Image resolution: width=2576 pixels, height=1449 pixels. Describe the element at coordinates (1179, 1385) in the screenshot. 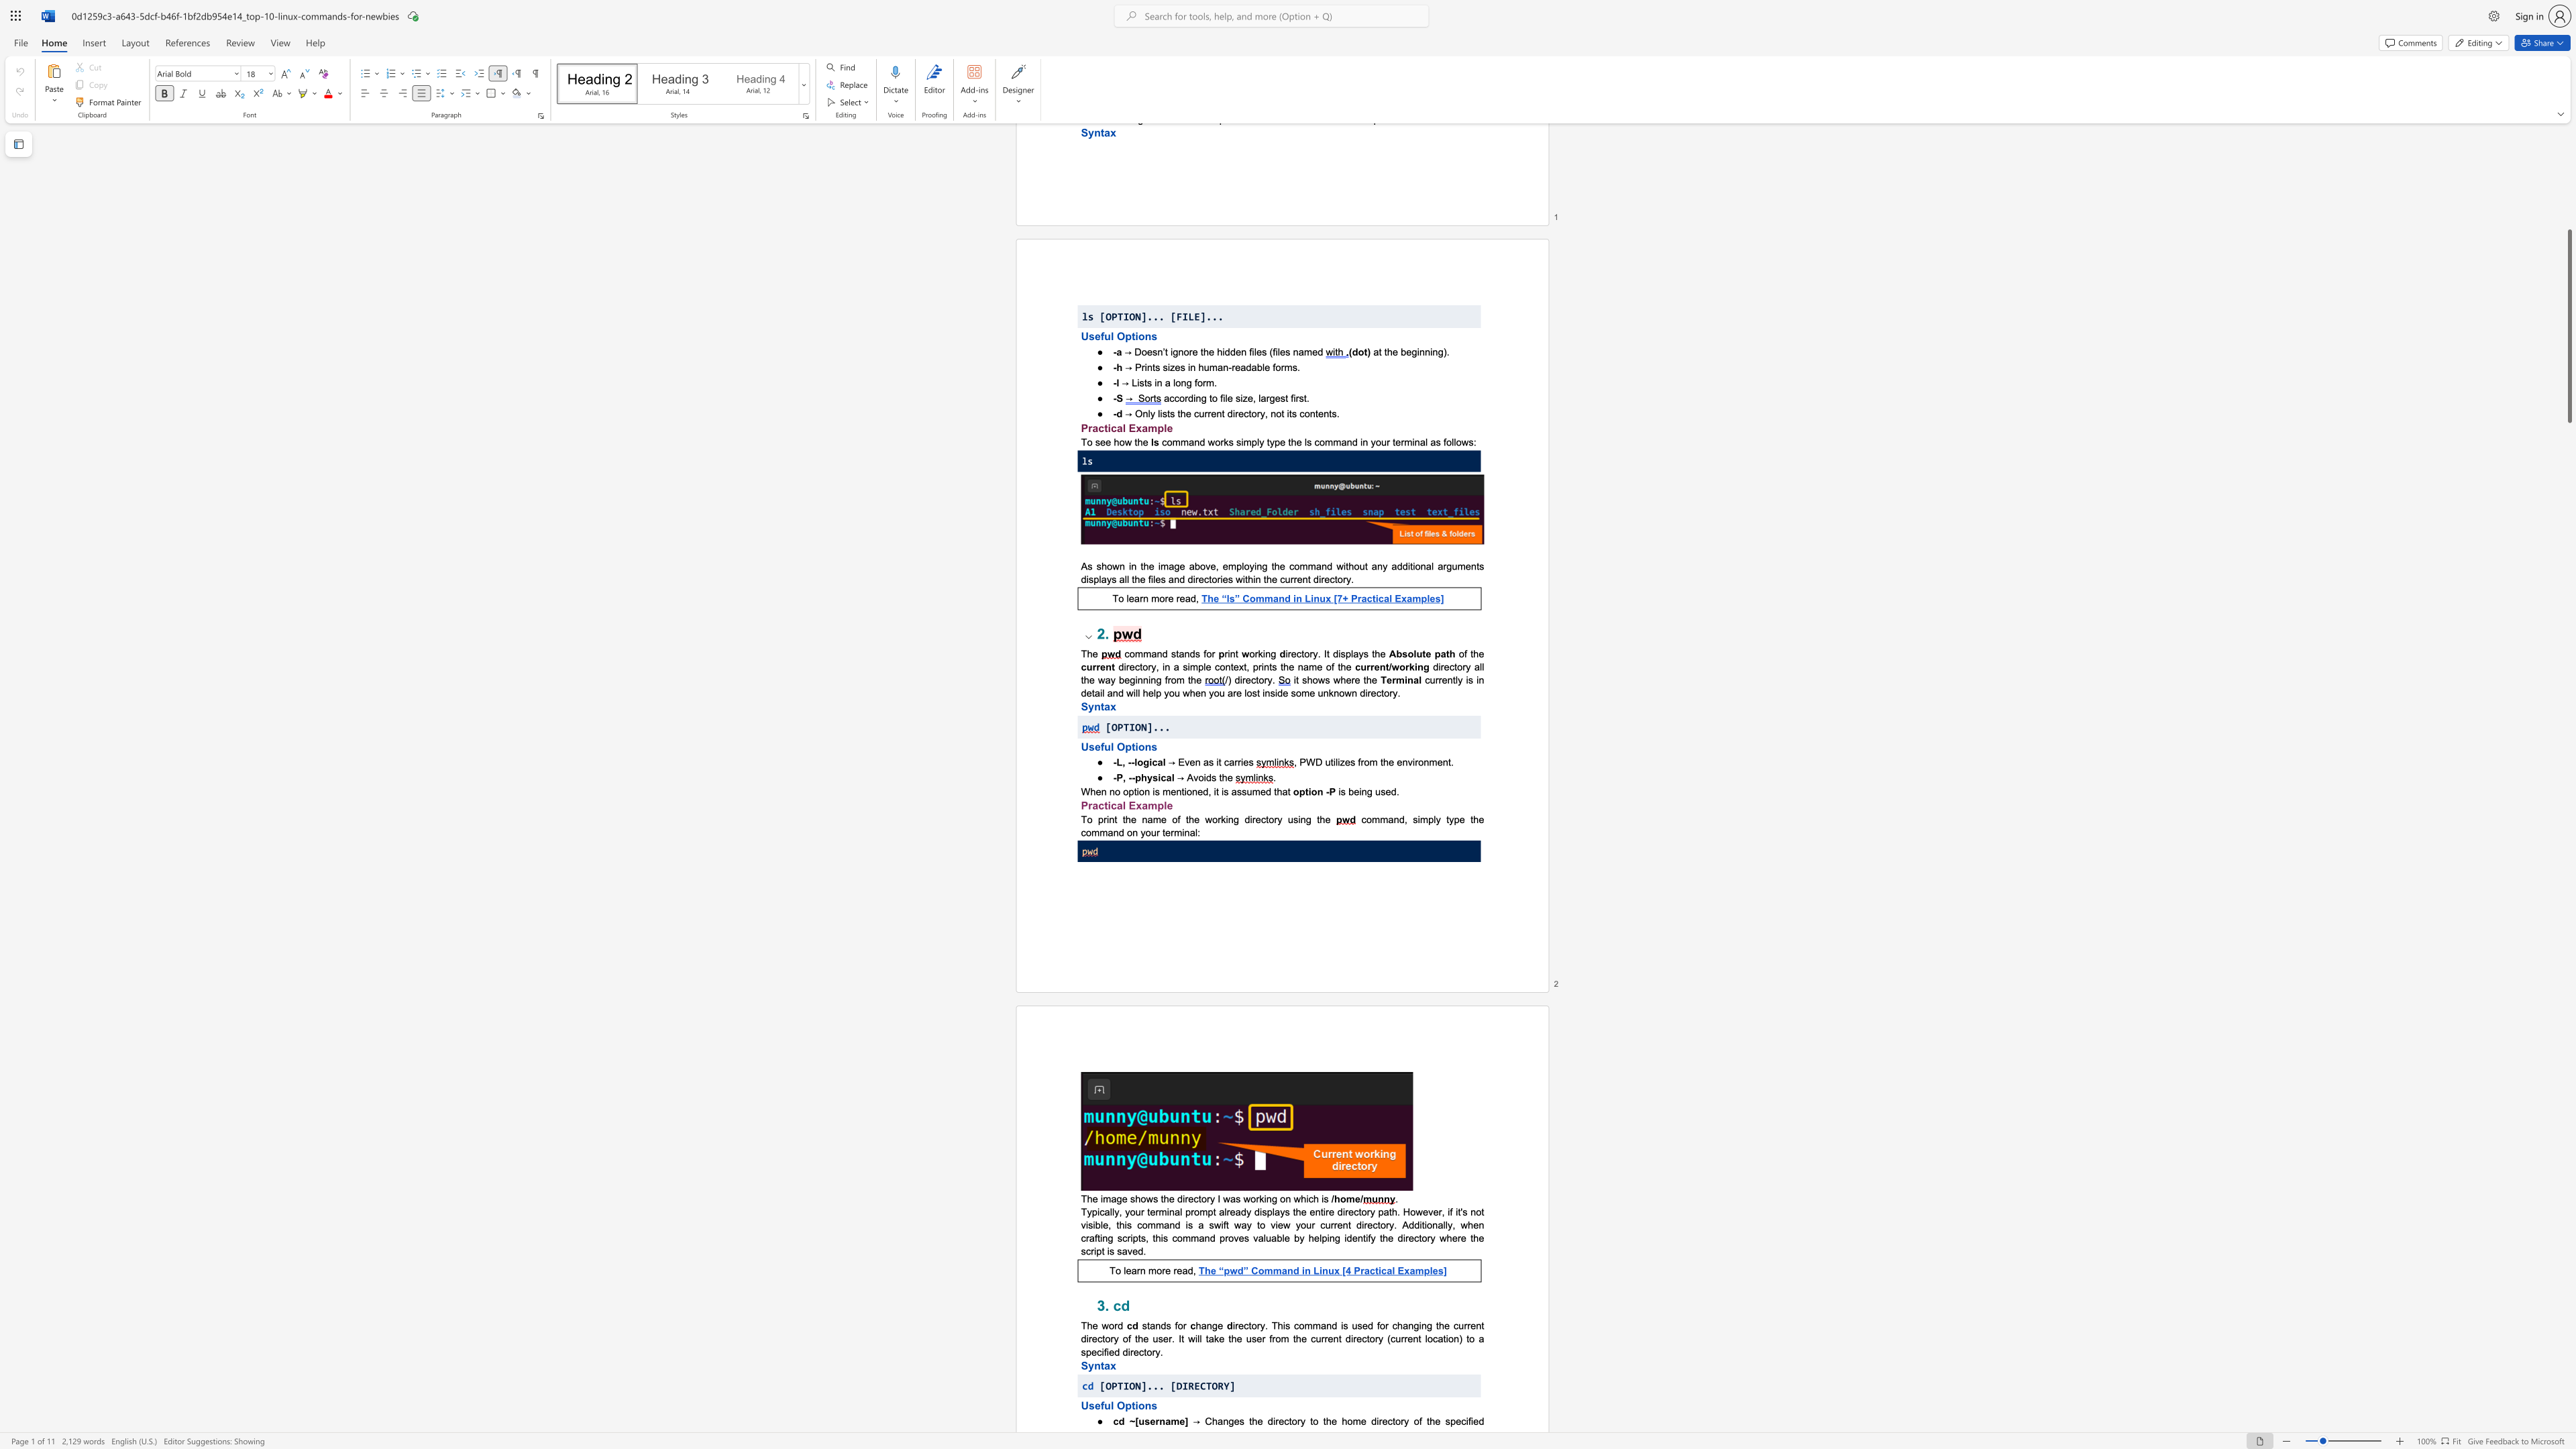

I see `the 1th character "D" in the text` at that location.